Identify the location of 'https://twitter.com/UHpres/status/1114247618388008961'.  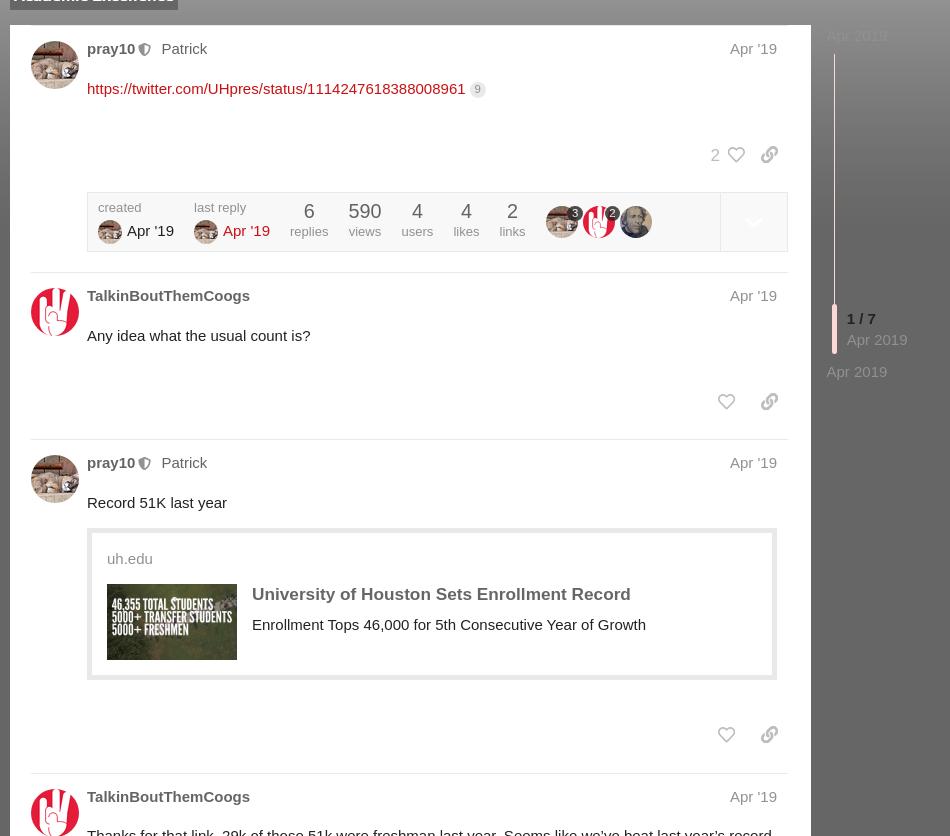
(87, 87).